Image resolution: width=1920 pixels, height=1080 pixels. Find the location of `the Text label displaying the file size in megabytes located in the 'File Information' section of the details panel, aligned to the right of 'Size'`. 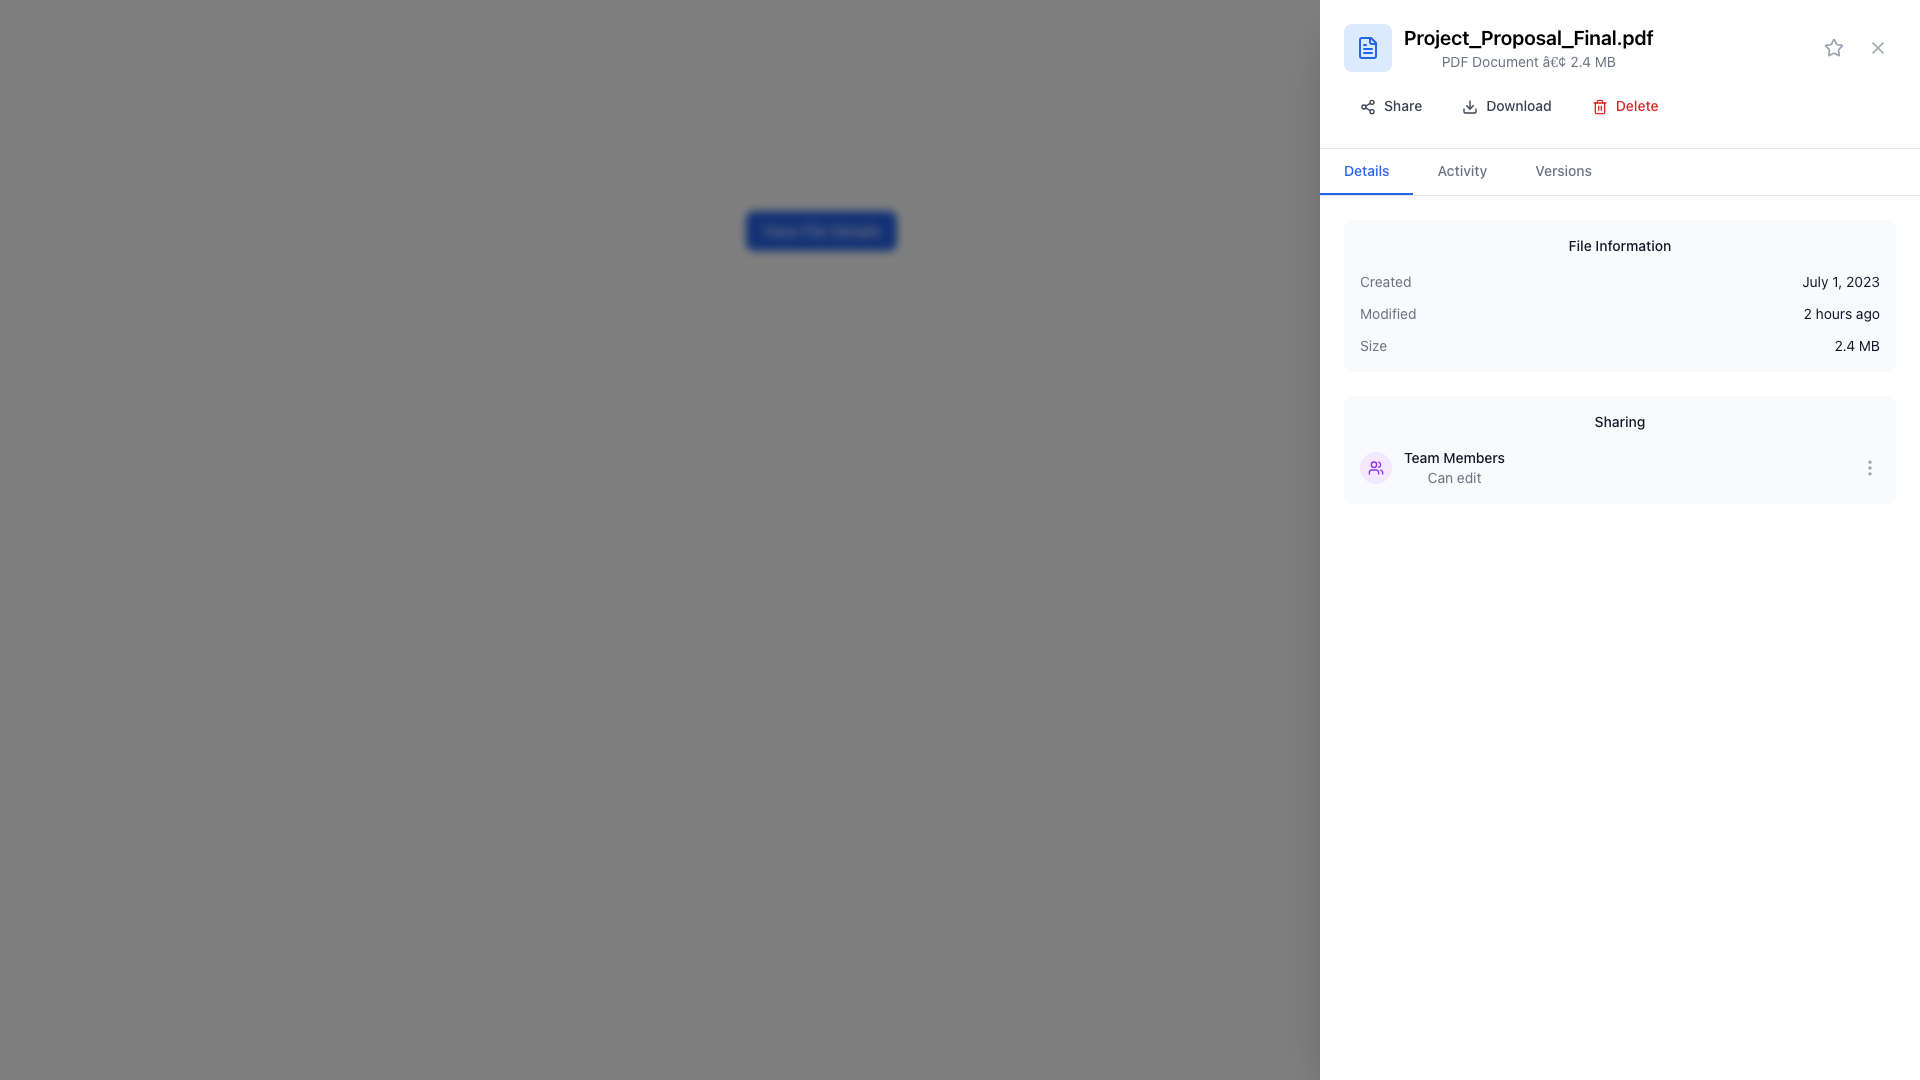

the Text label displaying the file size in megabytes located in the 'File Information' section of the details panel, aligned to the right of 'Size' is located at coordinates (1856, 345).